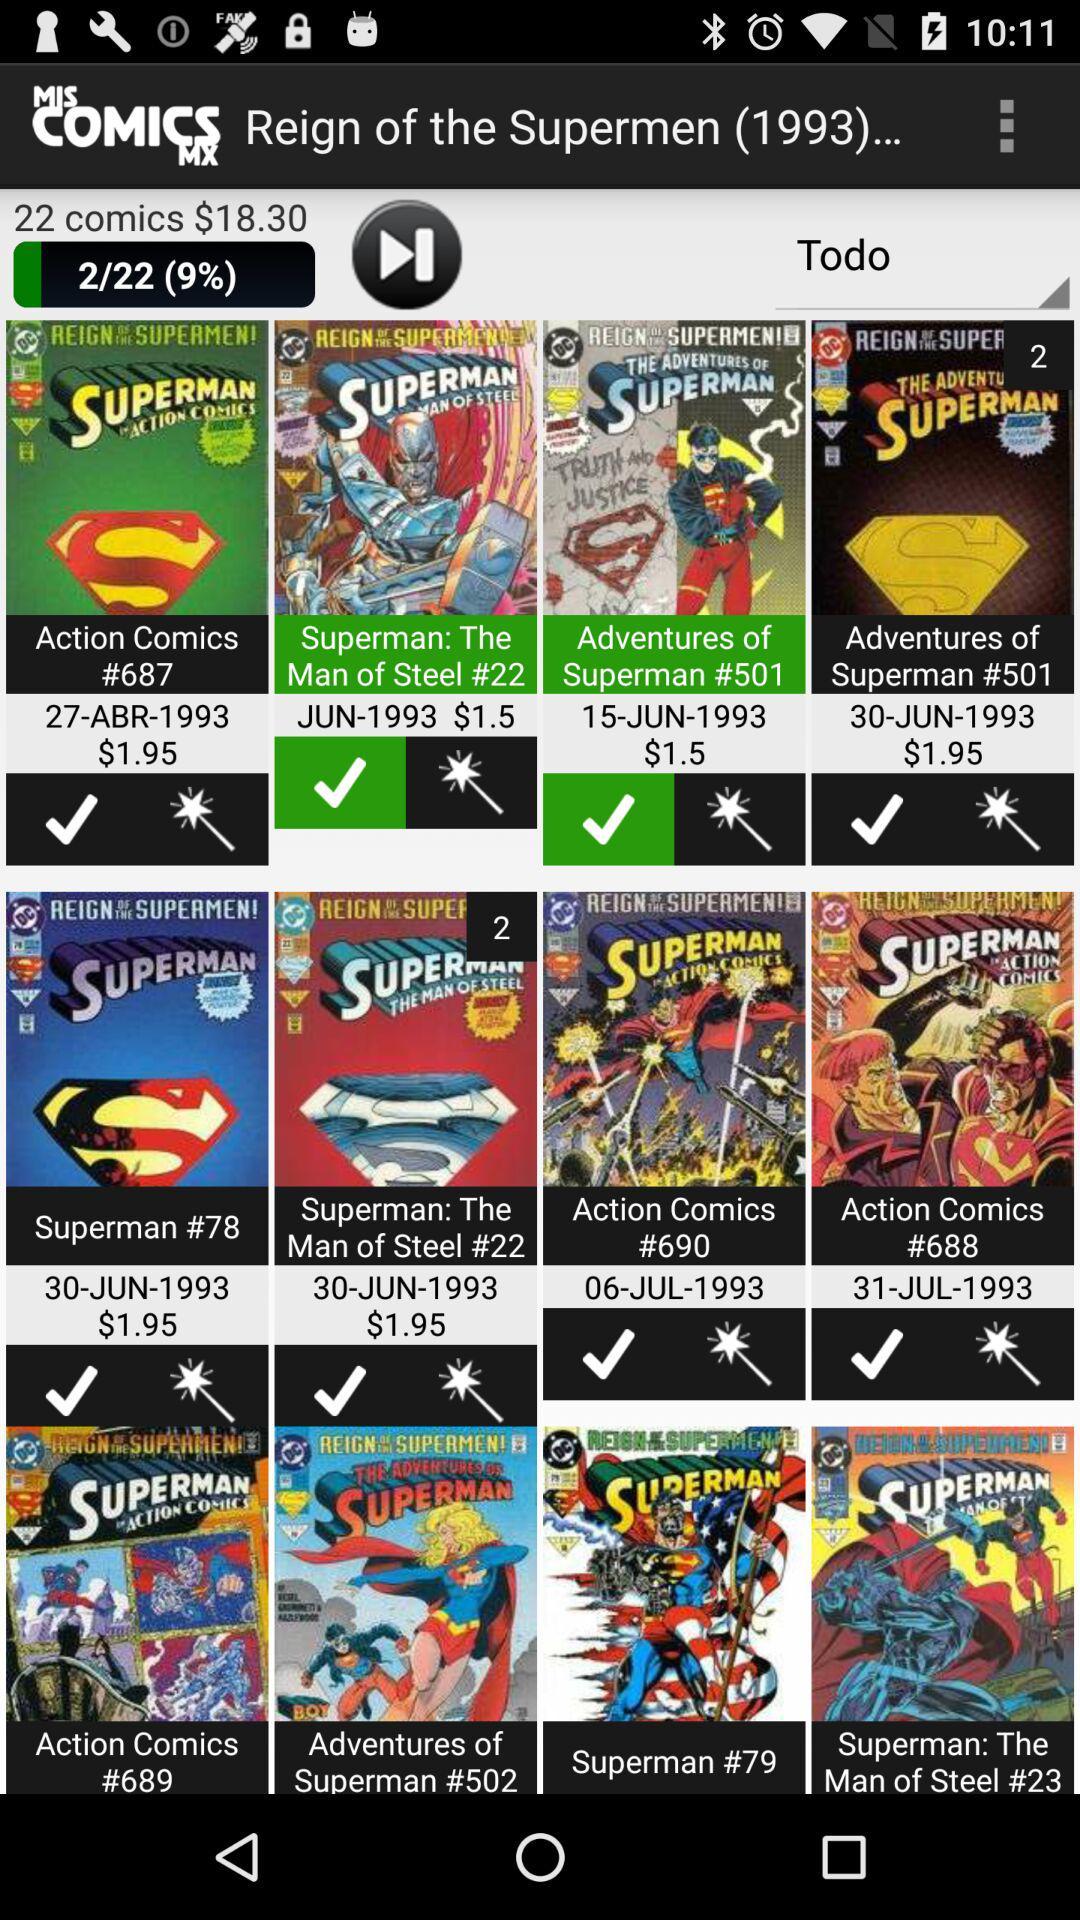  Describe the element at coordinates (674, 519) in the screenshot. I see `adventures of superman 501` at that location.